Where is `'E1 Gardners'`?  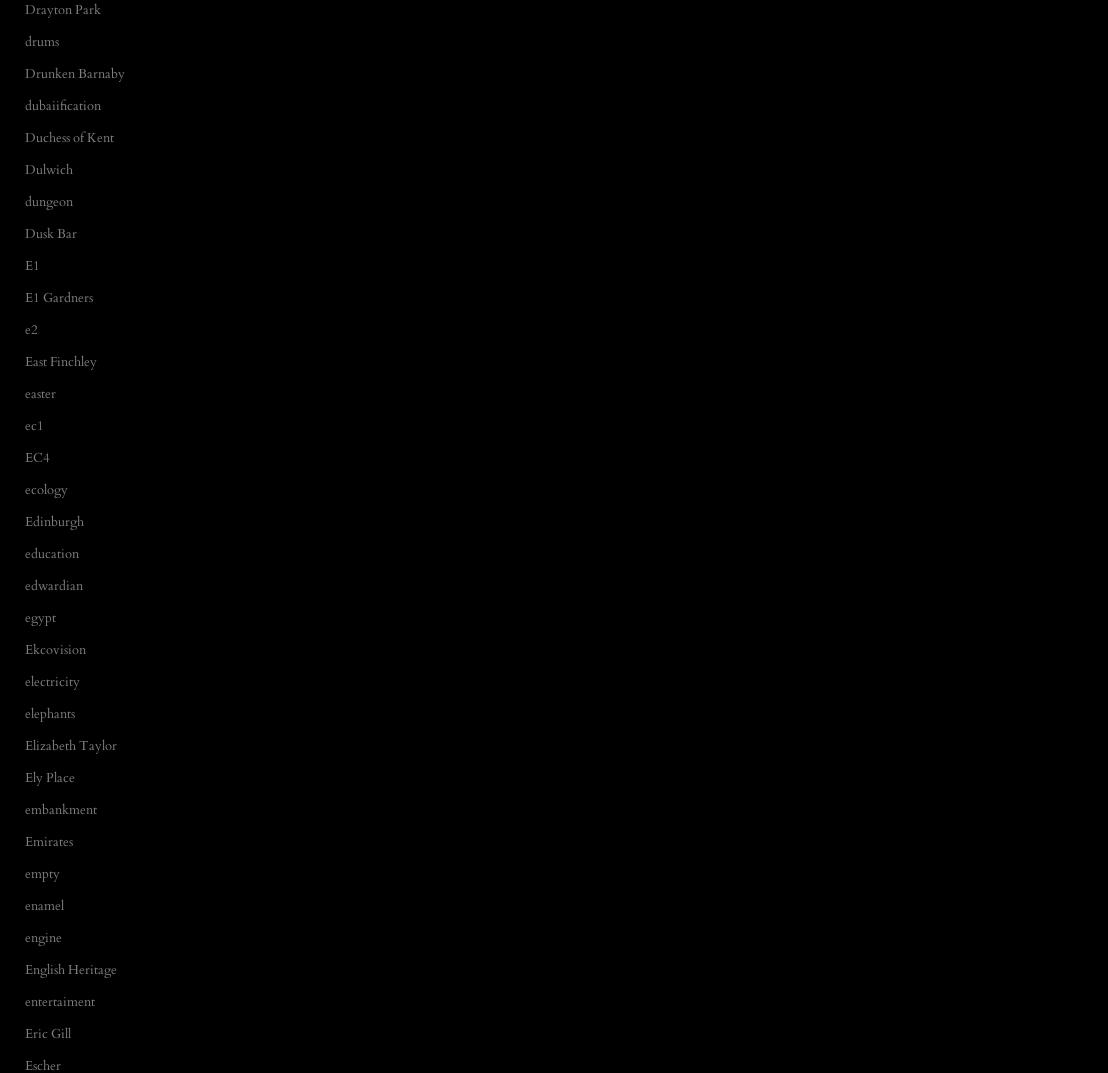
'E1 Gardners' is located at coordinates (57, 296).